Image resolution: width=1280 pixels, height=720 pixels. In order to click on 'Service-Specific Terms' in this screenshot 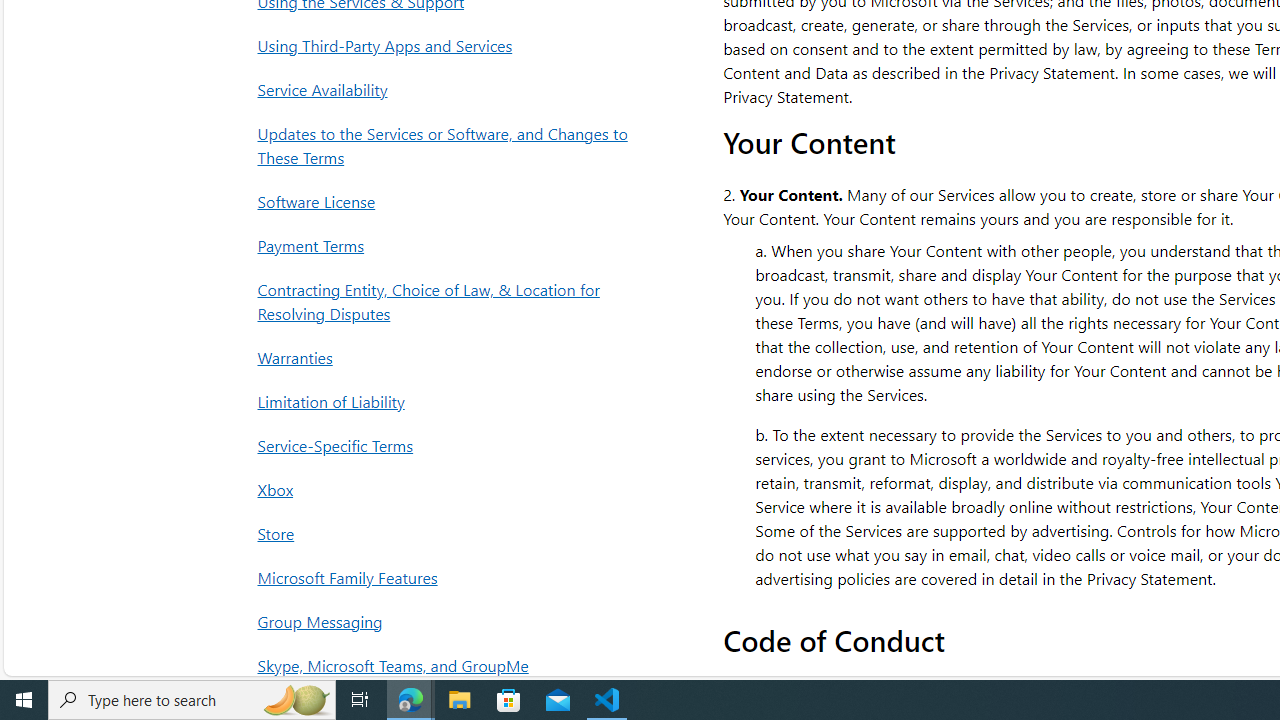, I will do `click(447, 444)`.